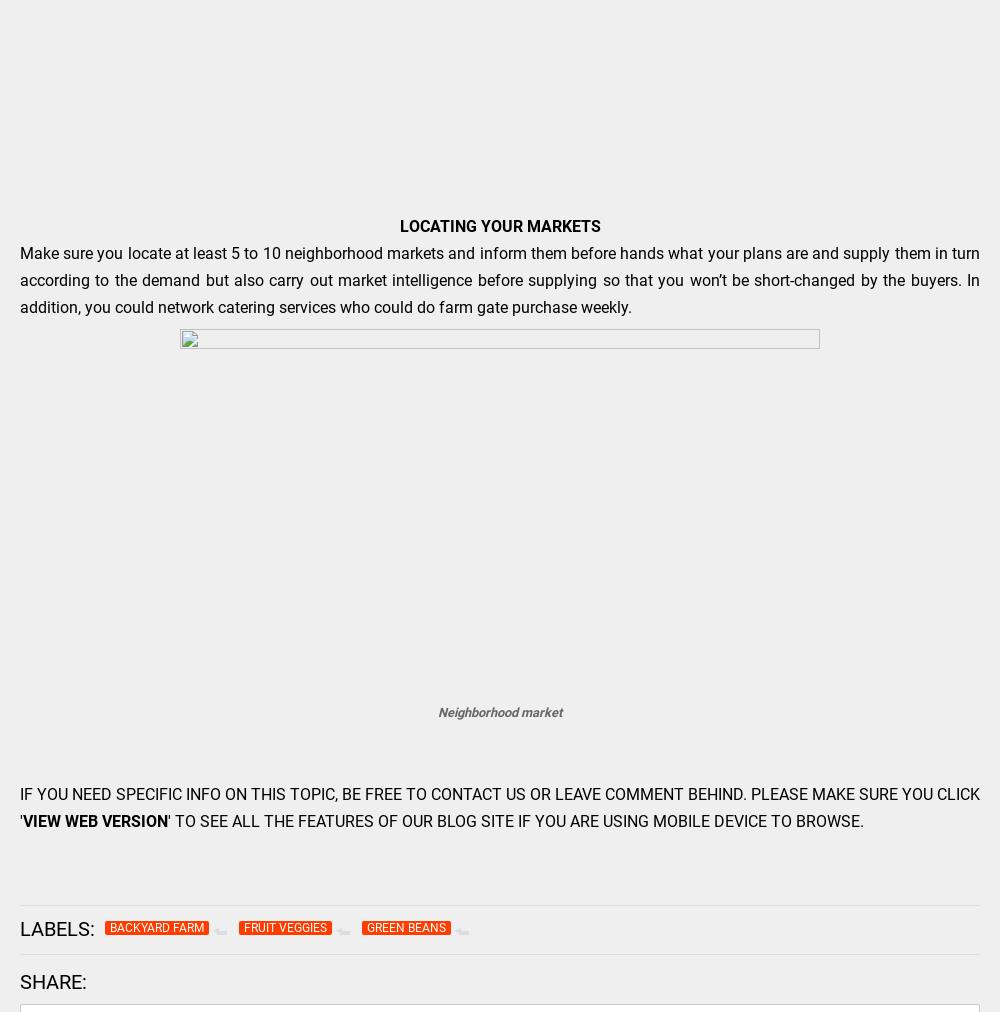 The height and width of the screenshot is (1012, 1000). I want to click on 'IF YOU NEED SPECIFIC INFO ON THIS TOPIC, BE FREE TO CONTACT US OR LEAVE COMMENT BEHIND. PLEASE MAKE SURE YOU CLICK '', so click(500, 806).